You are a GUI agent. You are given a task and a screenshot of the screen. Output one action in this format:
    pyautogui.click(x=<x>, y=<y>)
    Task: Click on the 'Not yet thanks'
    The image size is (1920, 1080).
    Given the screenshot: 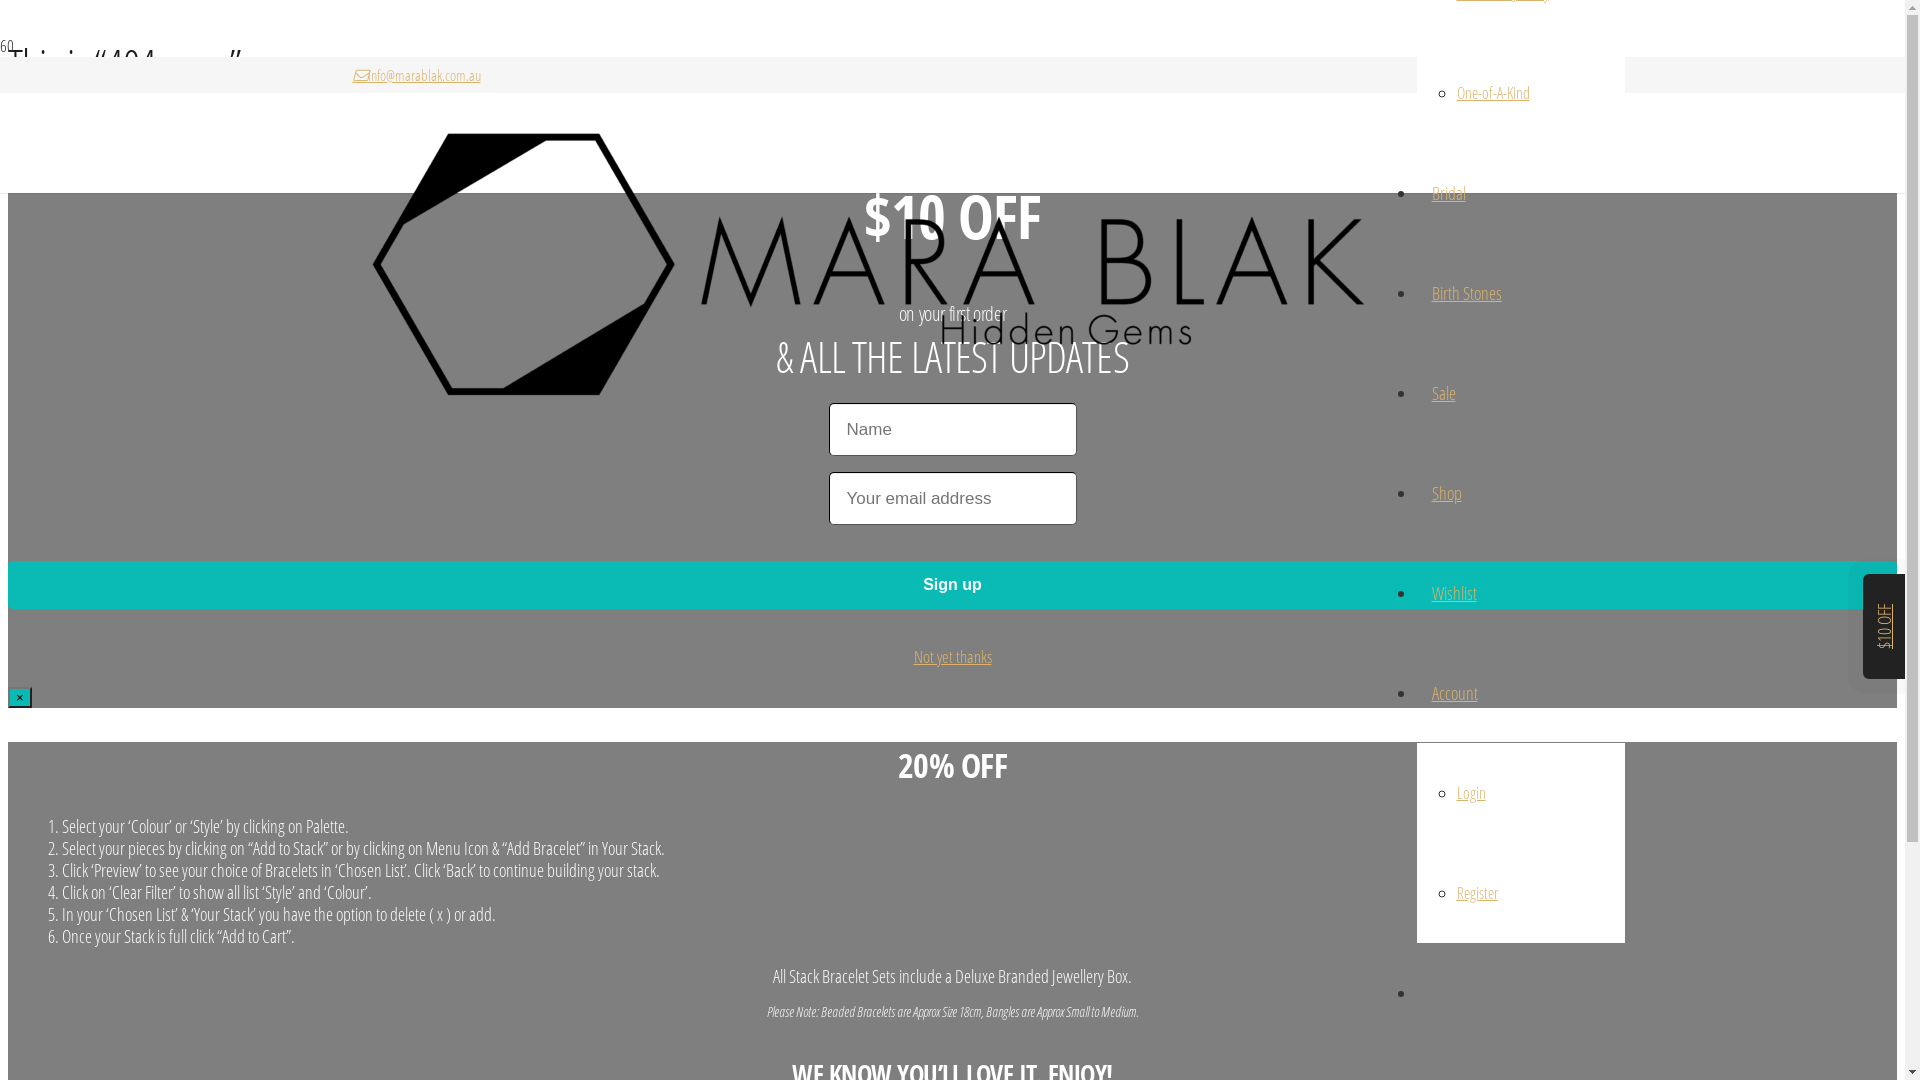 What is the action you would take?
    pyautogui.click(x=952, y=656)
    